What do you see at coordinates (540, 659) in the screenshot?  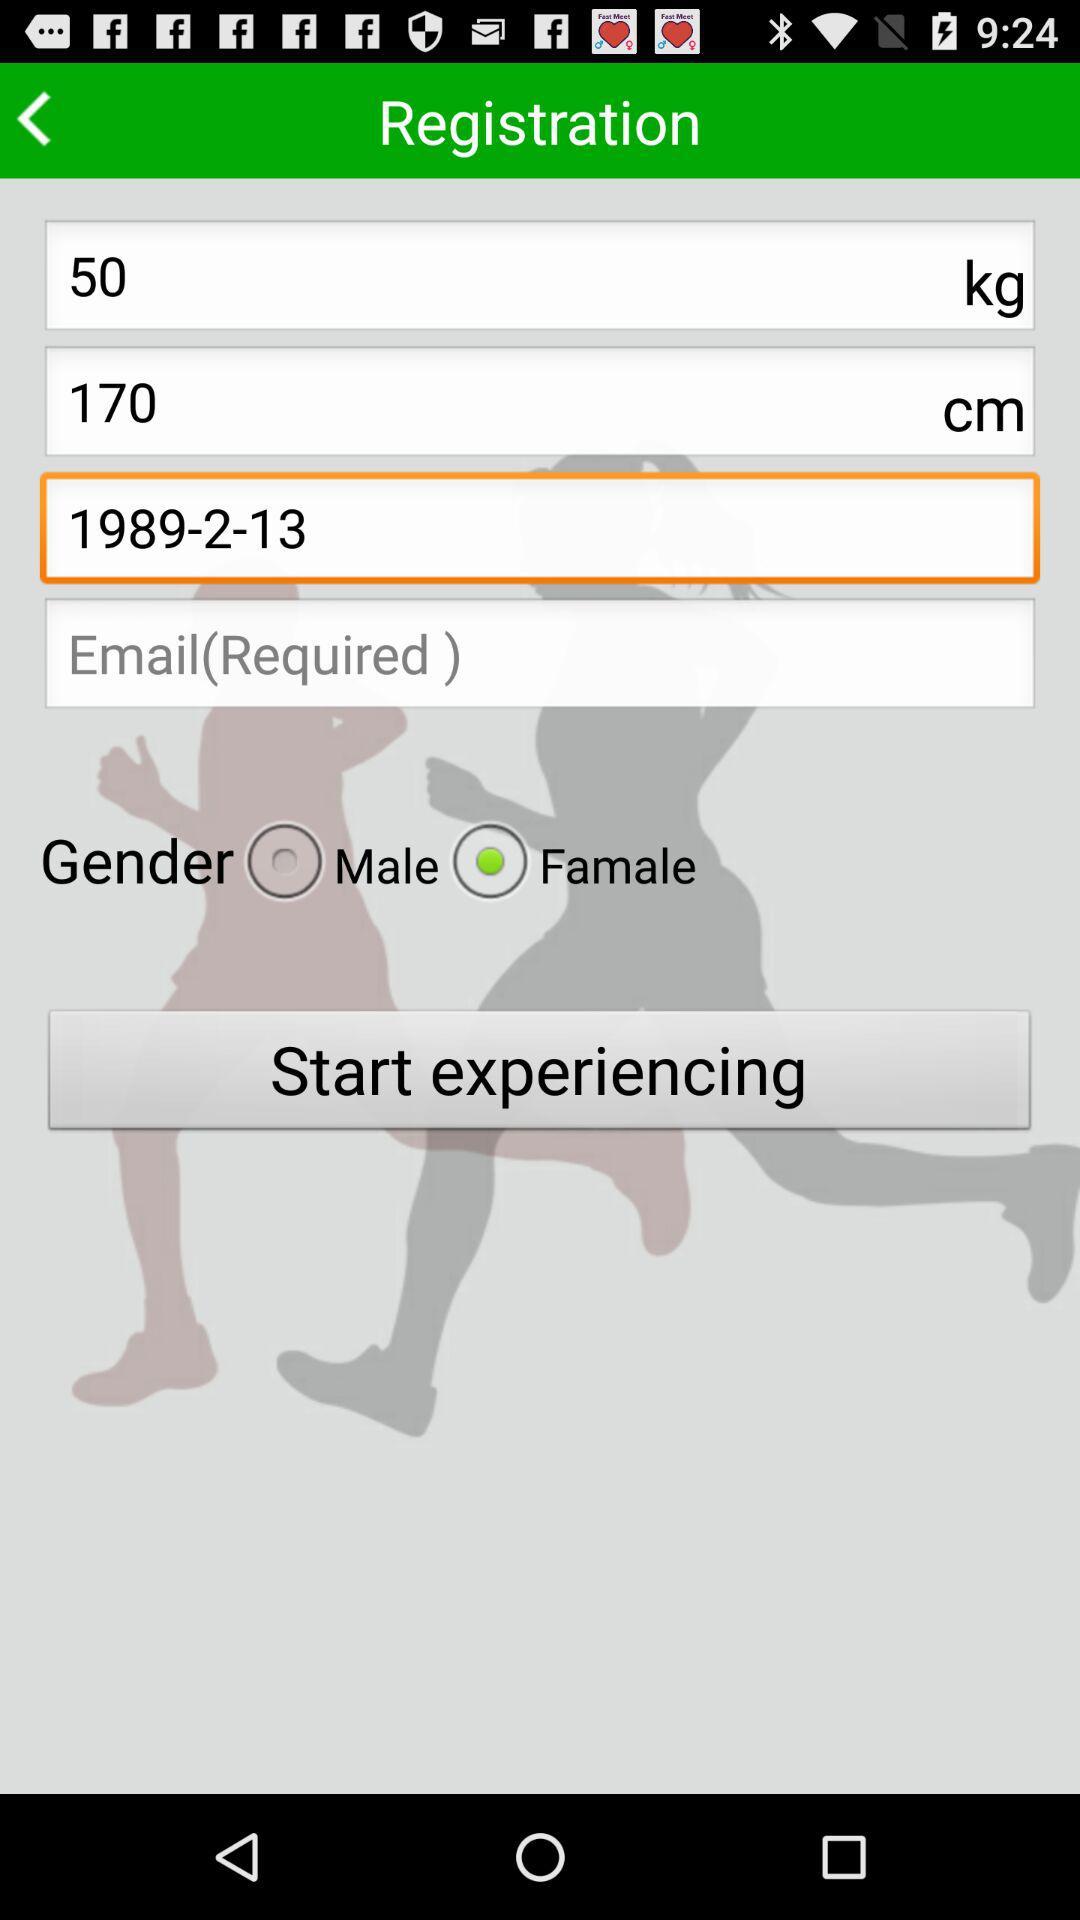 I see `email` at bounding box center [540, 659].